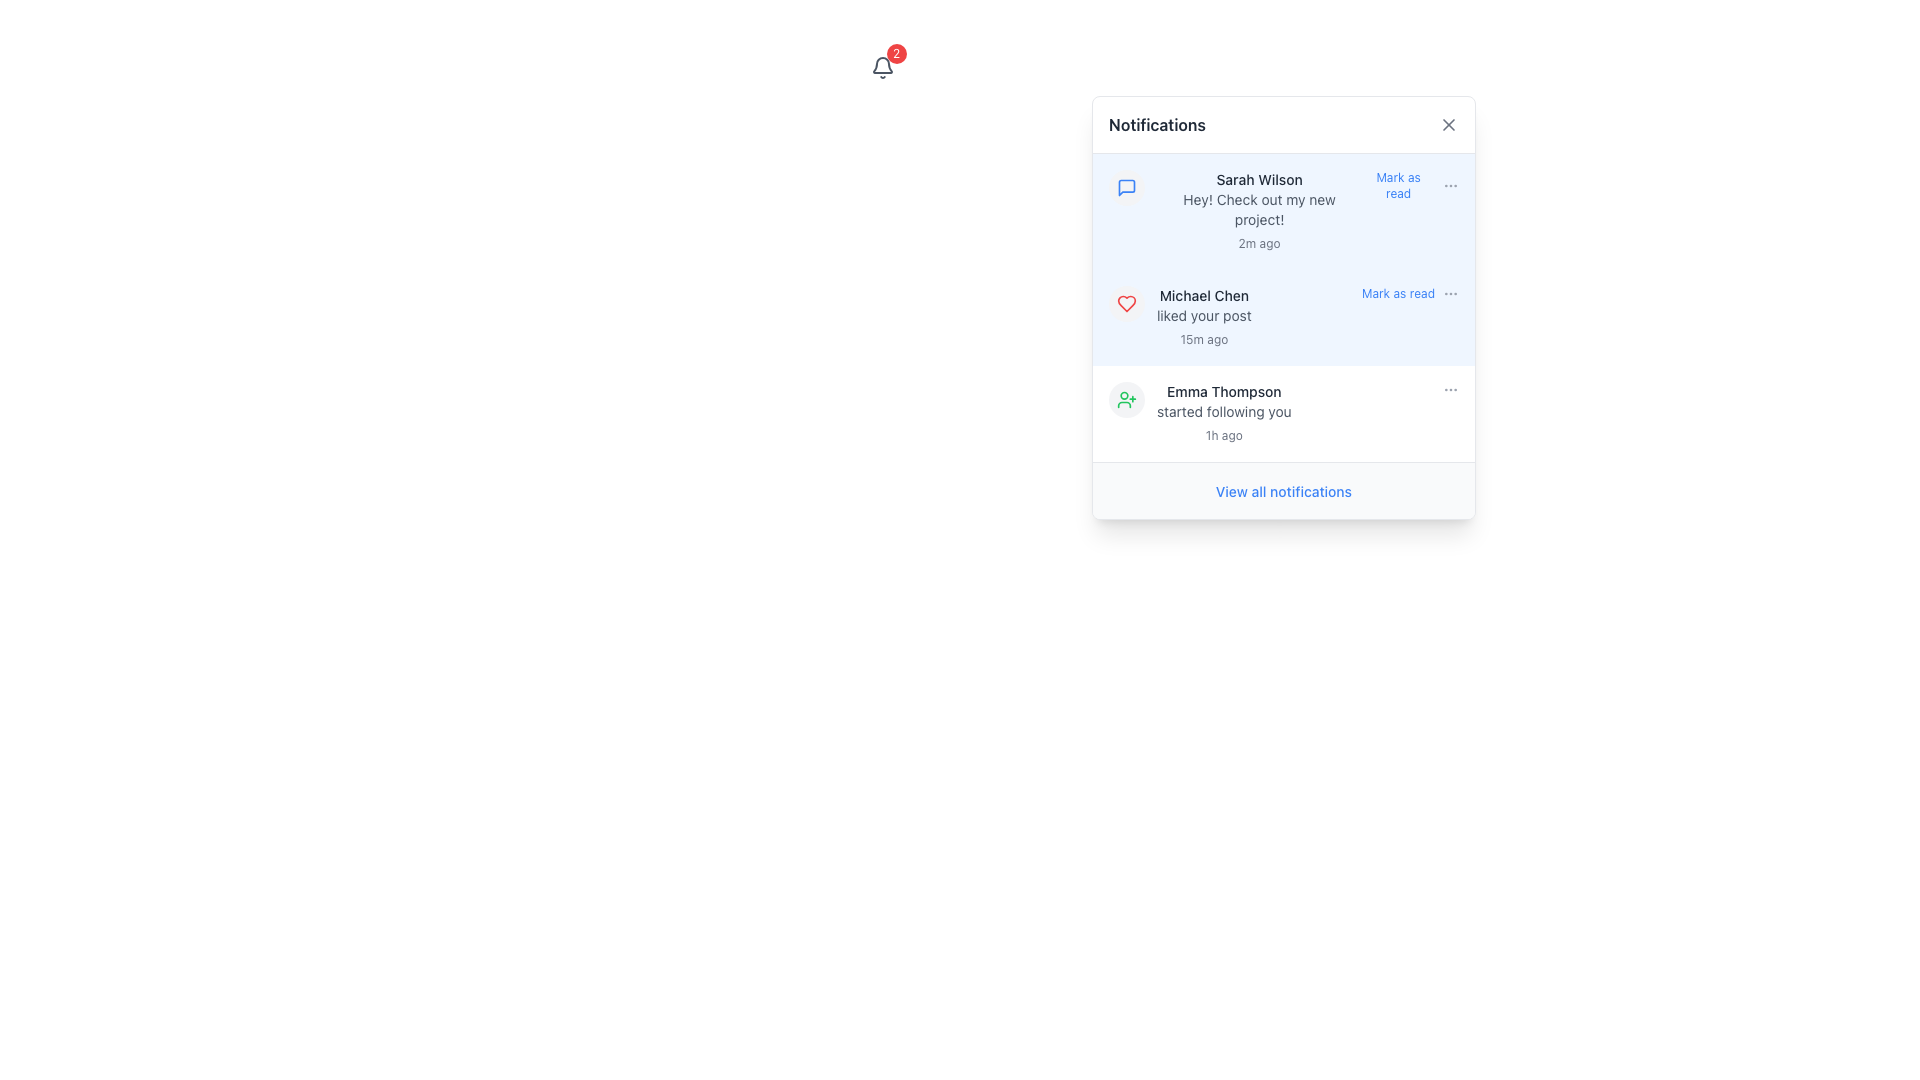 This screenshot has height=1080, width=1920. I want to click on text content of the notification from Sarah Wilson that says 'Hey! Check out my new project!' which is the first notification in the dropdown list, so click(1258, 212).